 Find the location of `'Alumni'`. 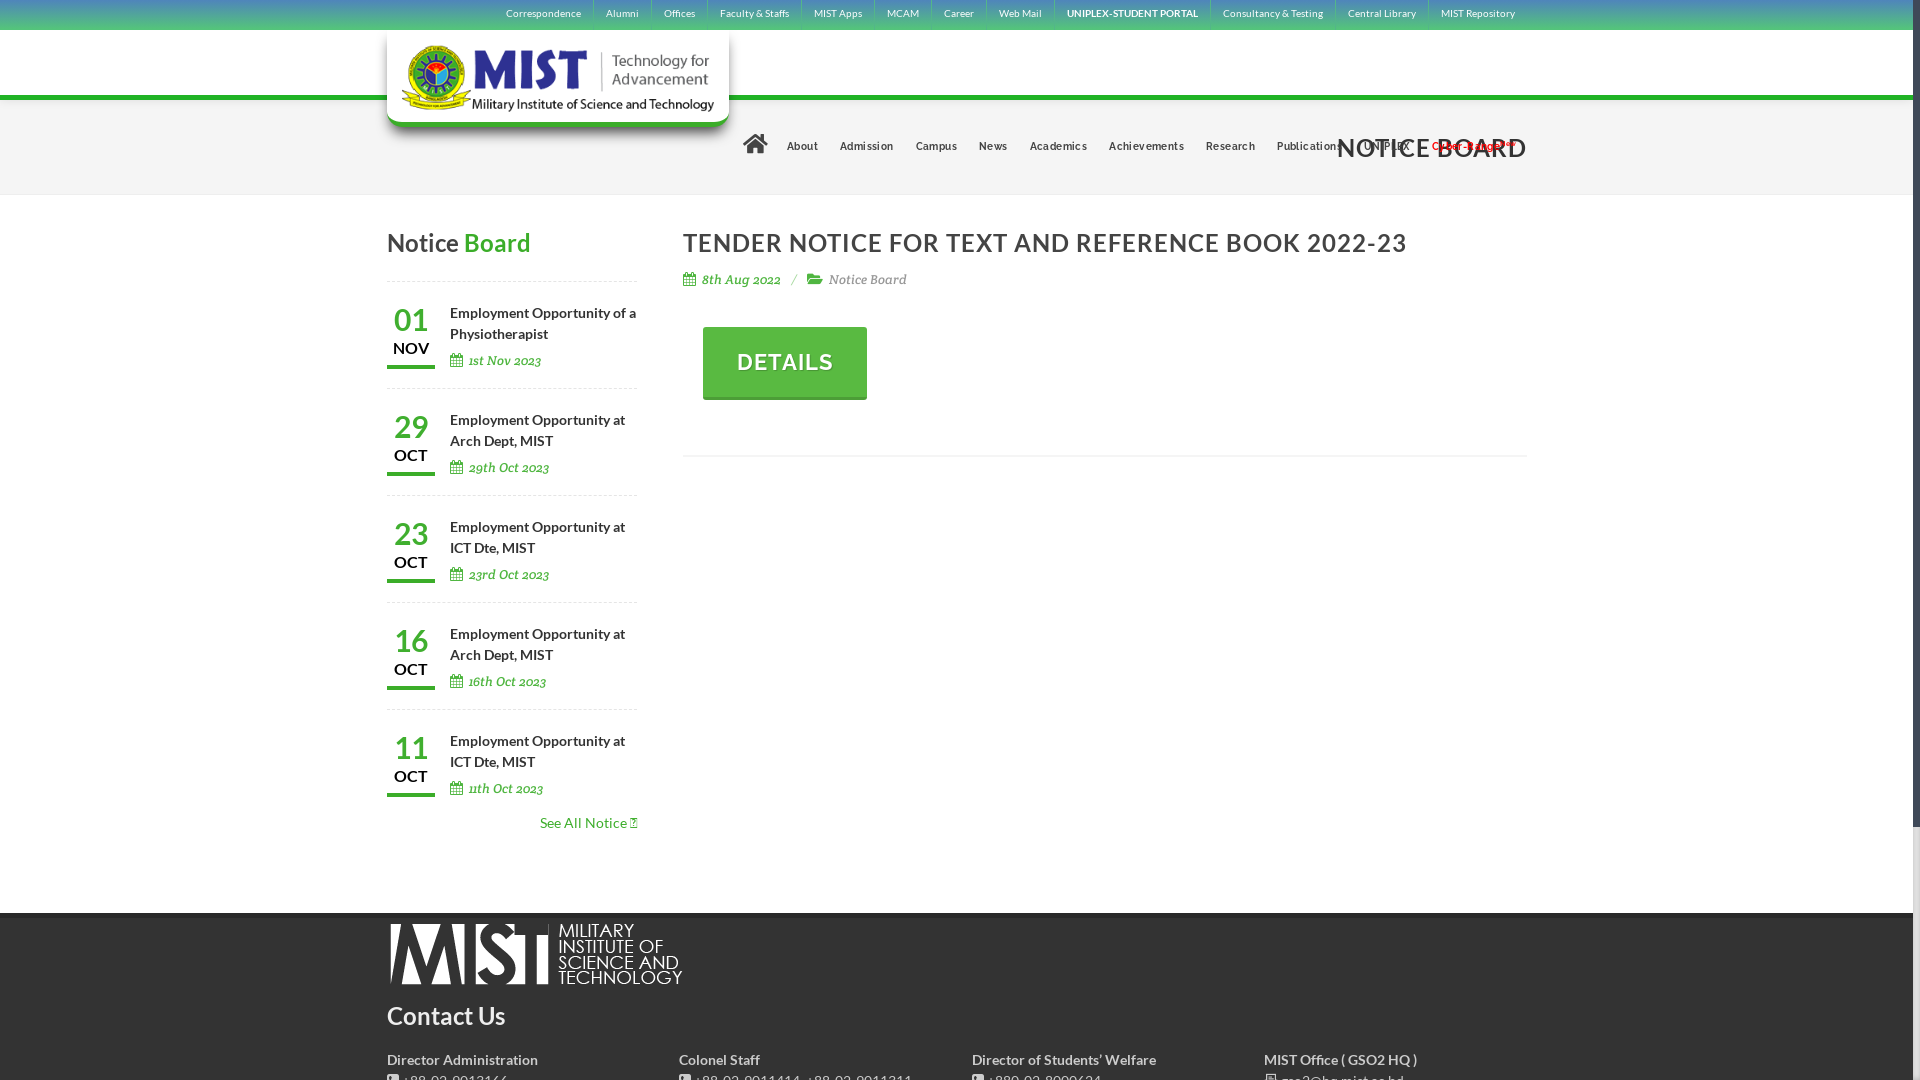

'Alumni' is located at coordinates (621, 15).